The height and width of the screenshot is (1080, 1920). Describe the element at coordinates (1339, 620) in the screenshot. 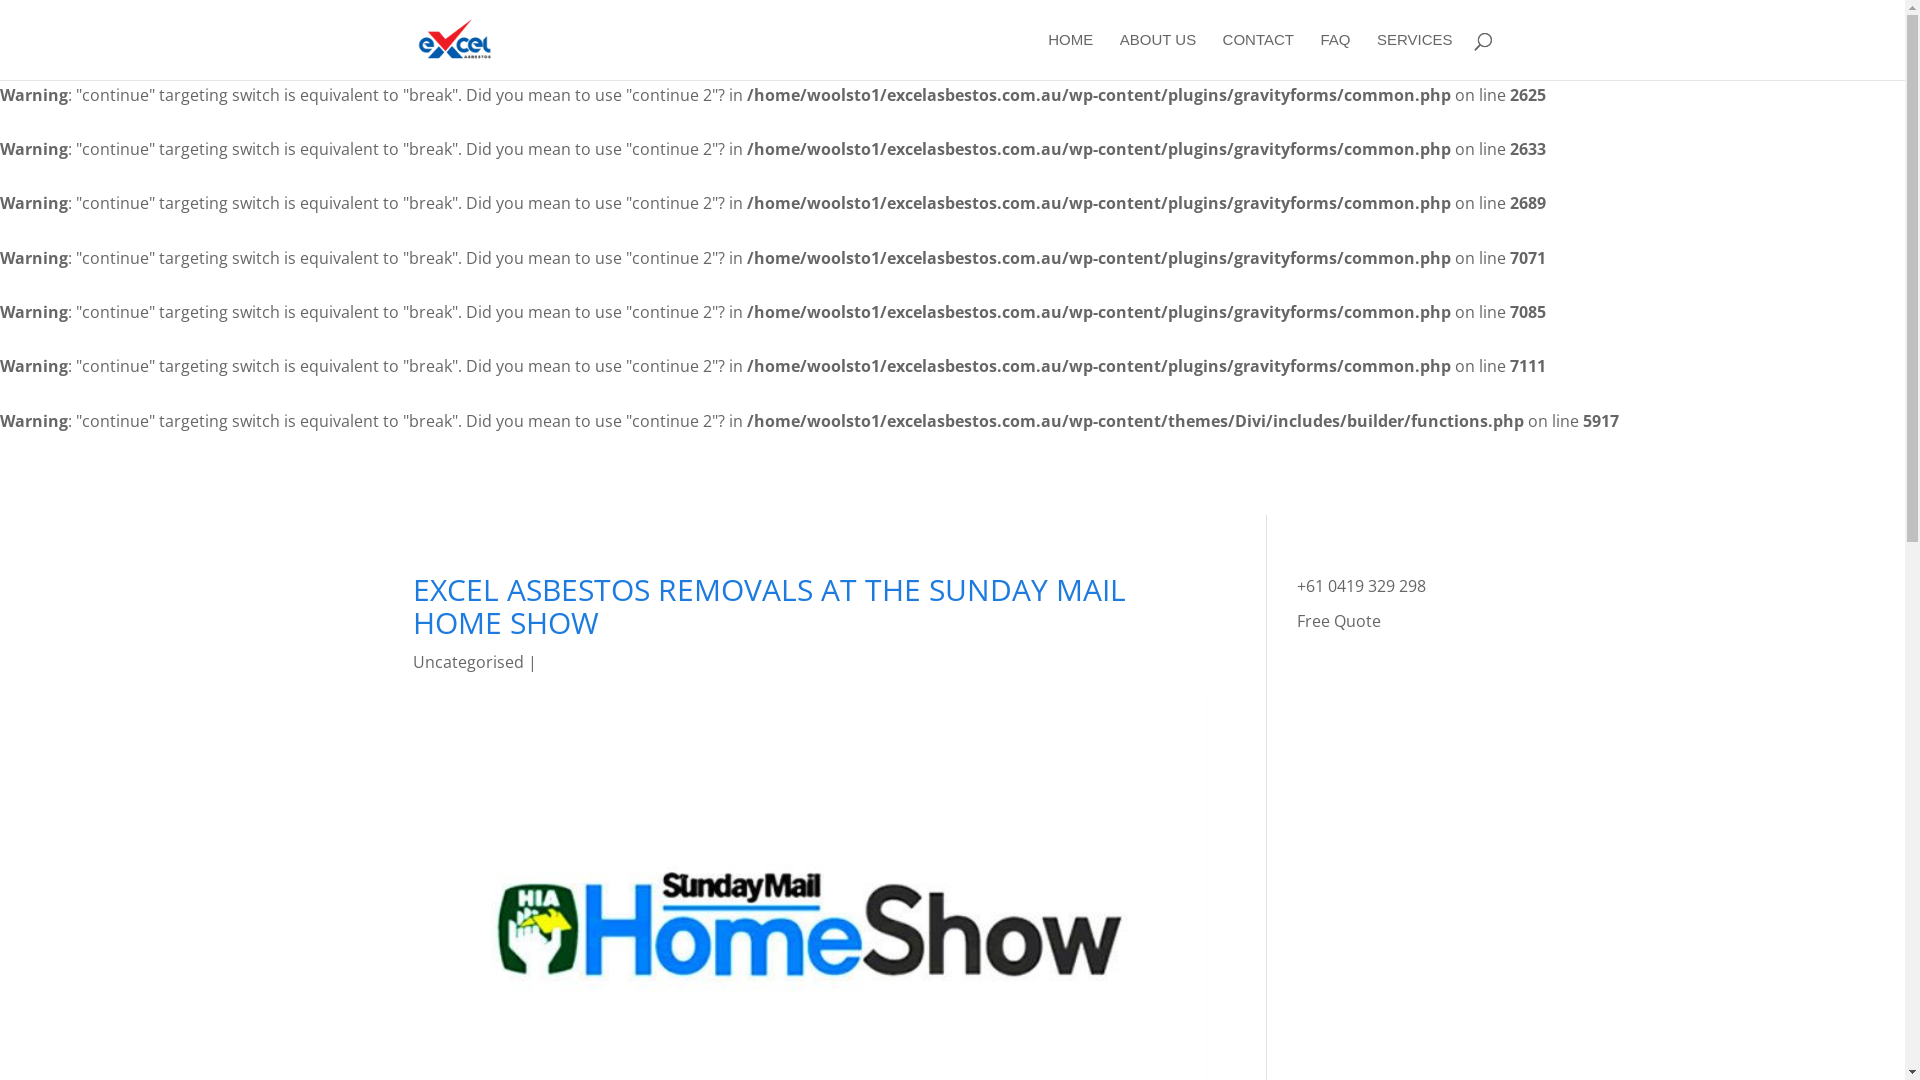

I see `'Free Quote'` at that location.